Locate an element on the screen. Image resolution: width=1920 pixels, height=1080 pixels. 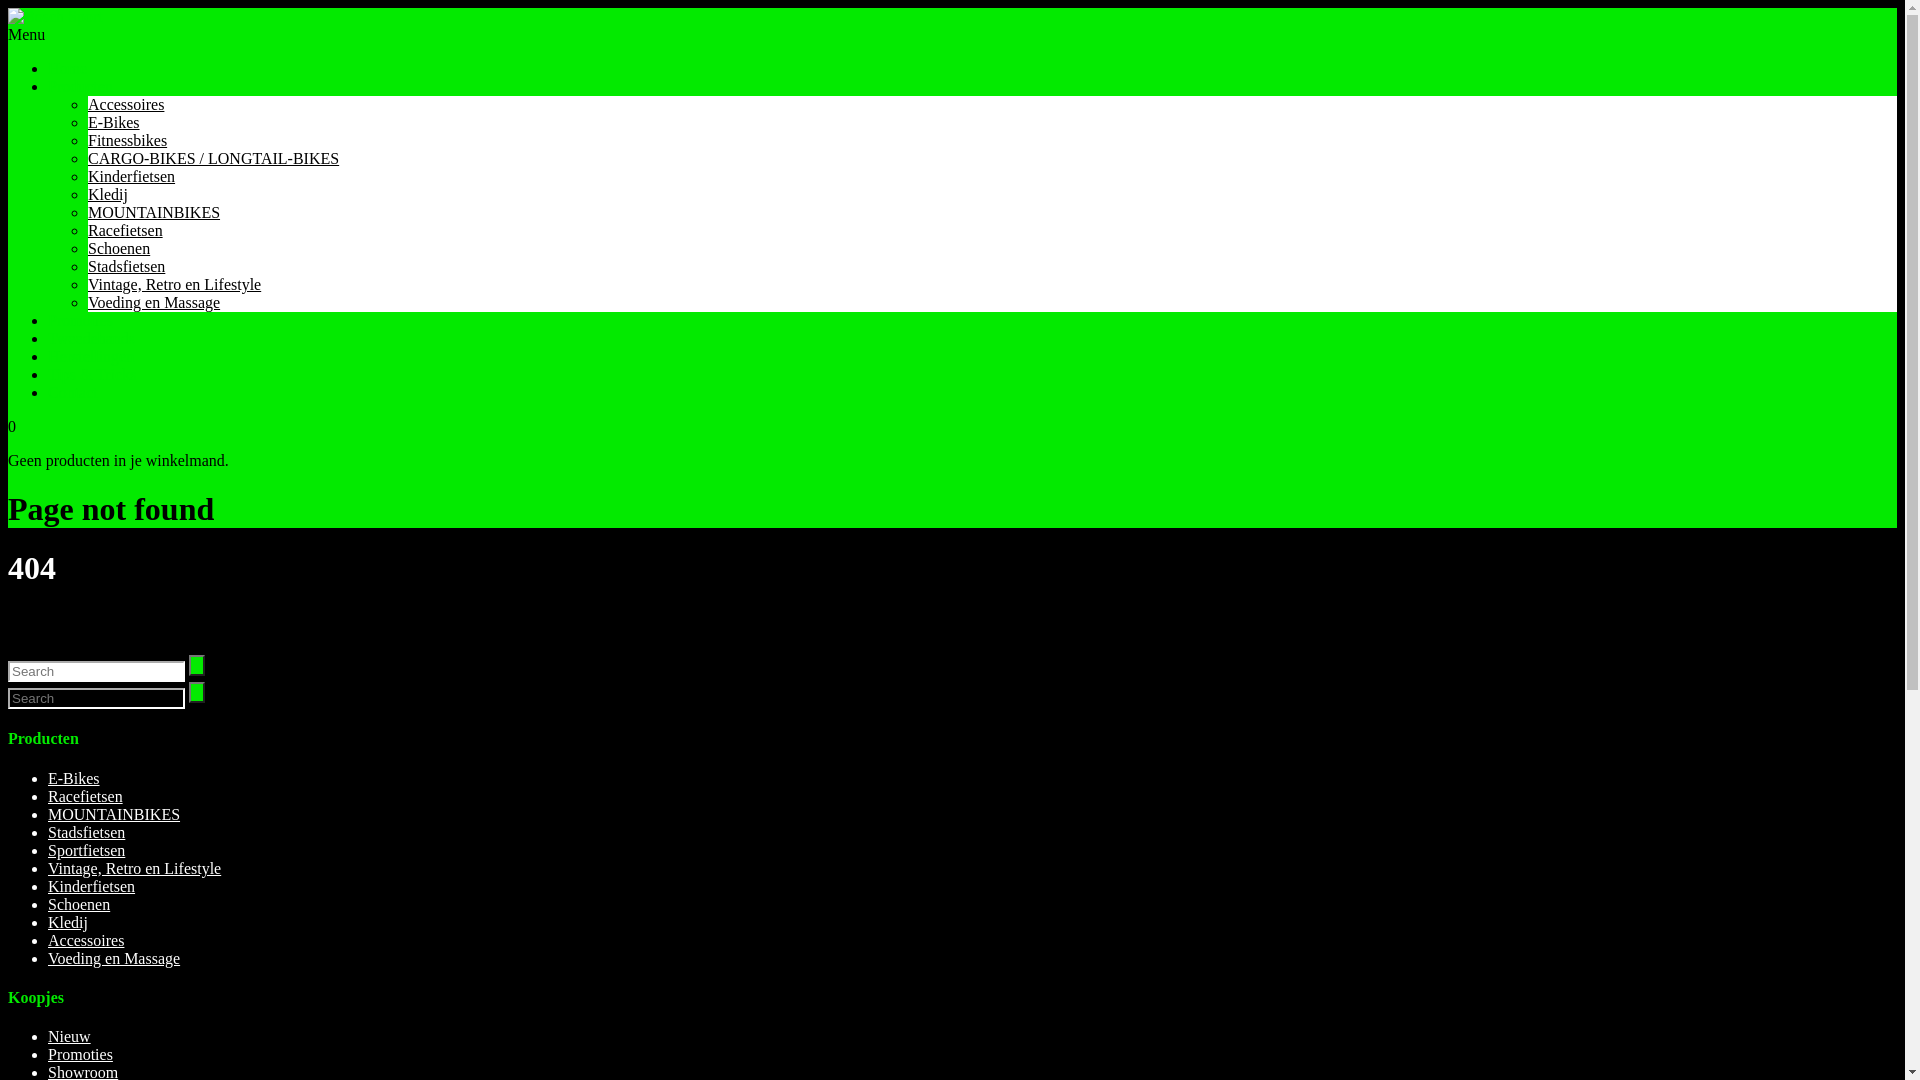
'Kinderfietsen' is located at coordinates (90, 885).